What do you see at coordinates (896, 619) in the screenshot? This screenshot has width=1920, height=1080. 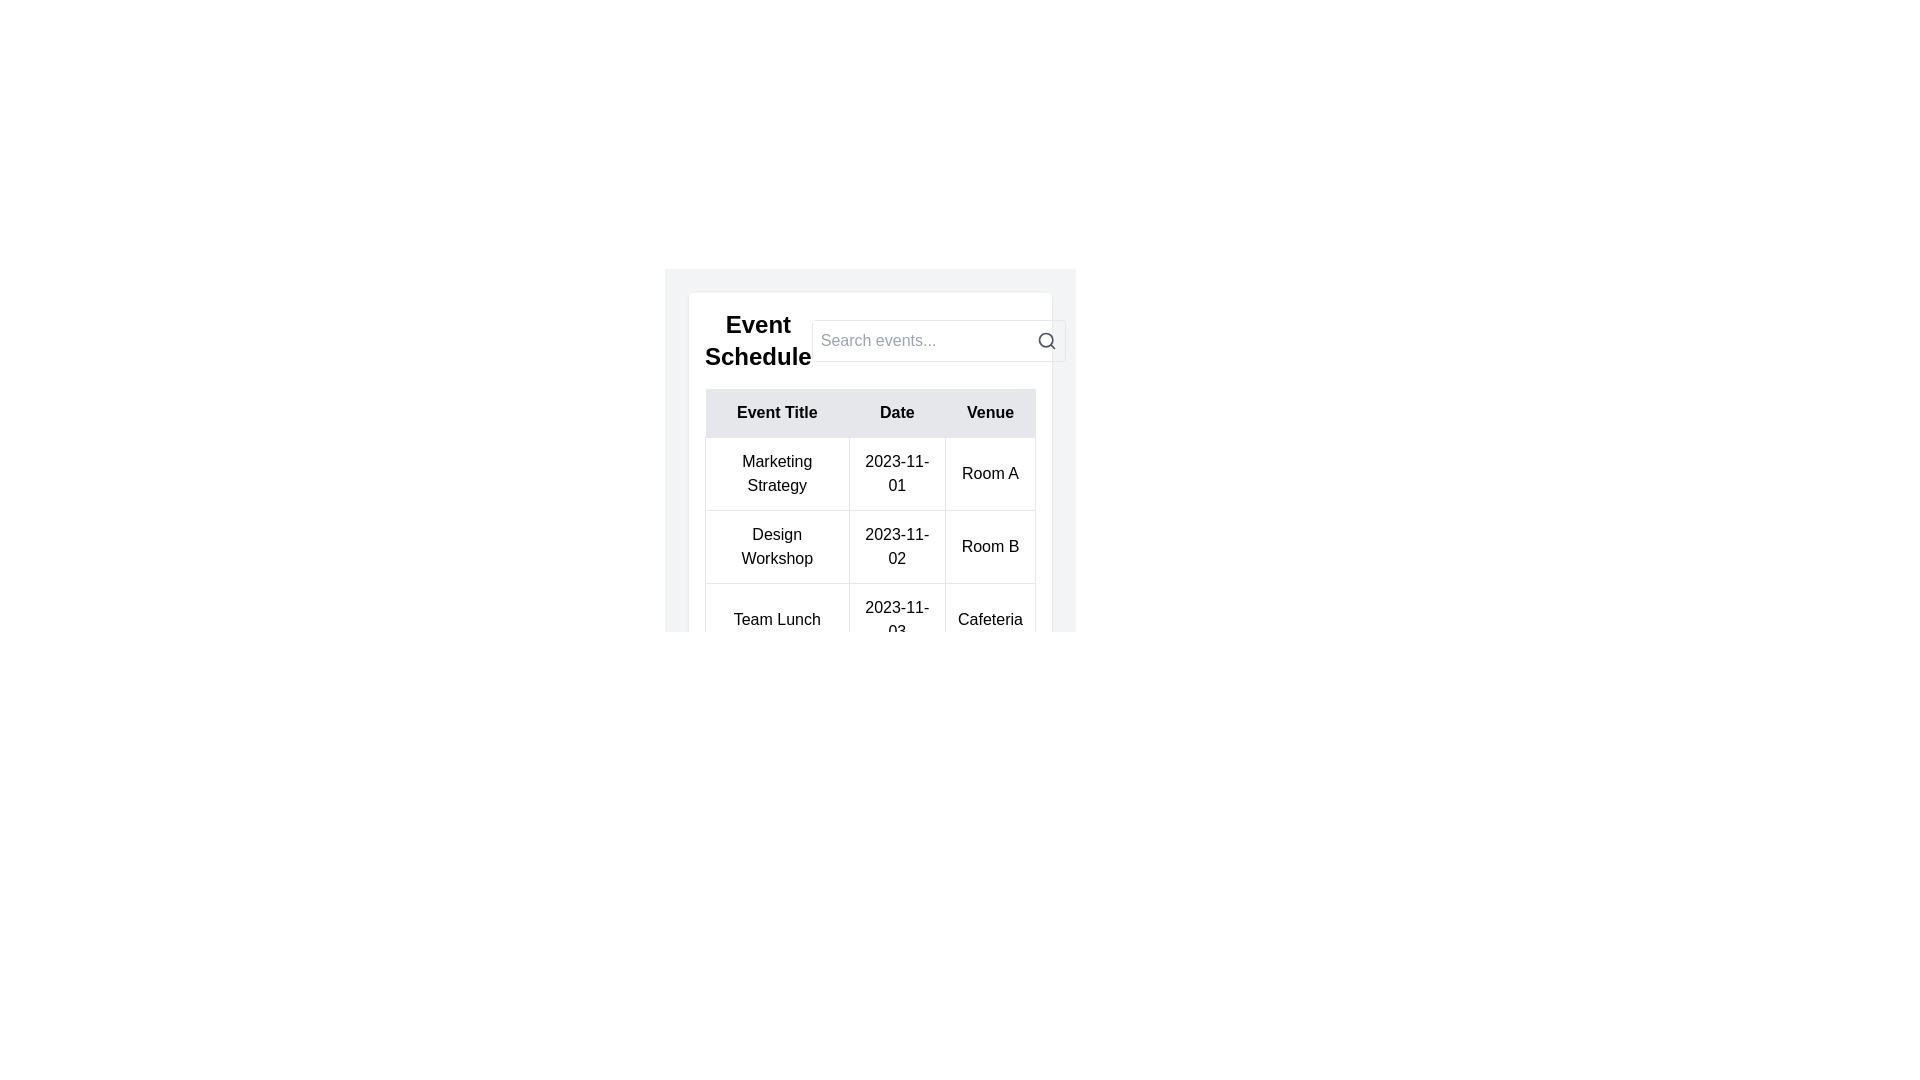 I see `the Text element displaying the date for the 'Team Lunch' event located in the third row of the table under the 'Date' column` at bounding box center [896, 619].